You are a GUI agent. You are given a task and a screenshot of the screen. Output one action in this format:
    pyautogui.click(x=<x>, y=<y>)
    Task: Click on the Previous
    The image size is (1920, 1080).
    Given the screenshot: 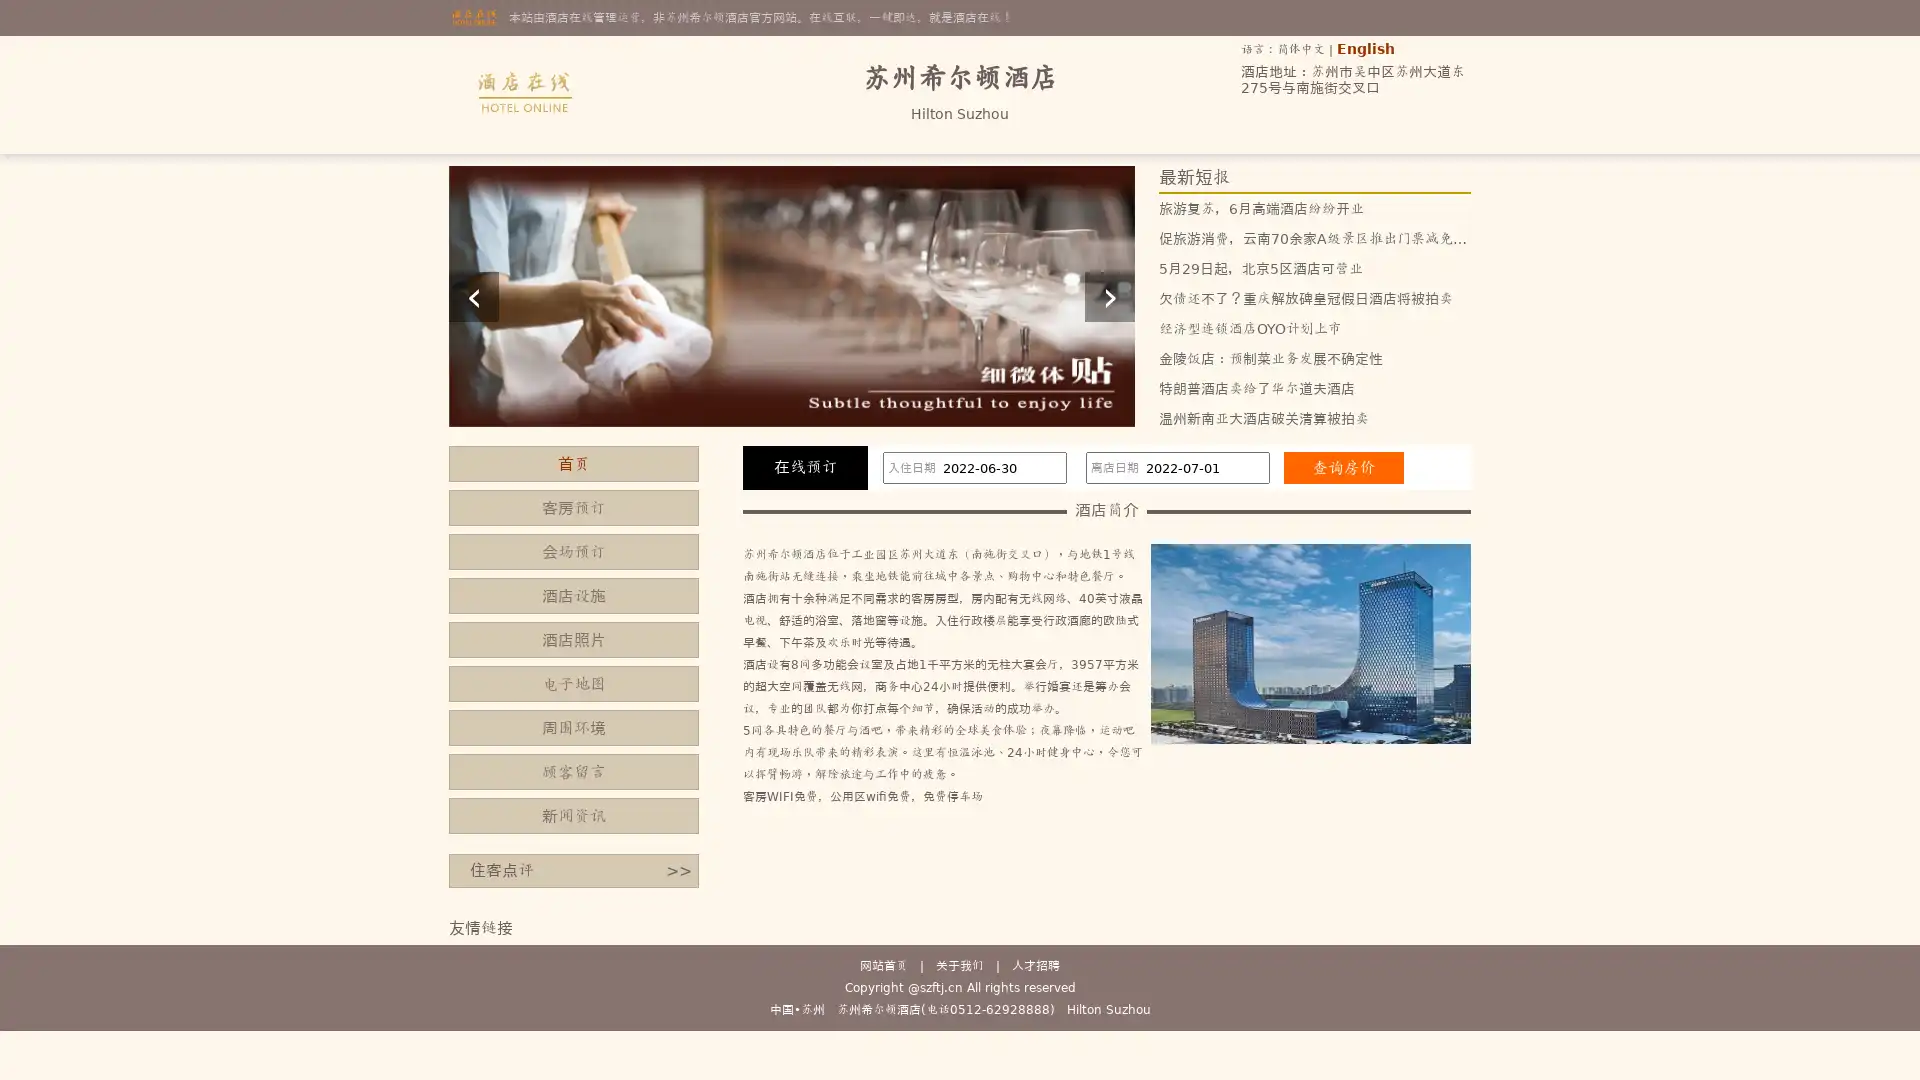 What is the action you would take?
    pyautogui.click(x=473, y=296)
    